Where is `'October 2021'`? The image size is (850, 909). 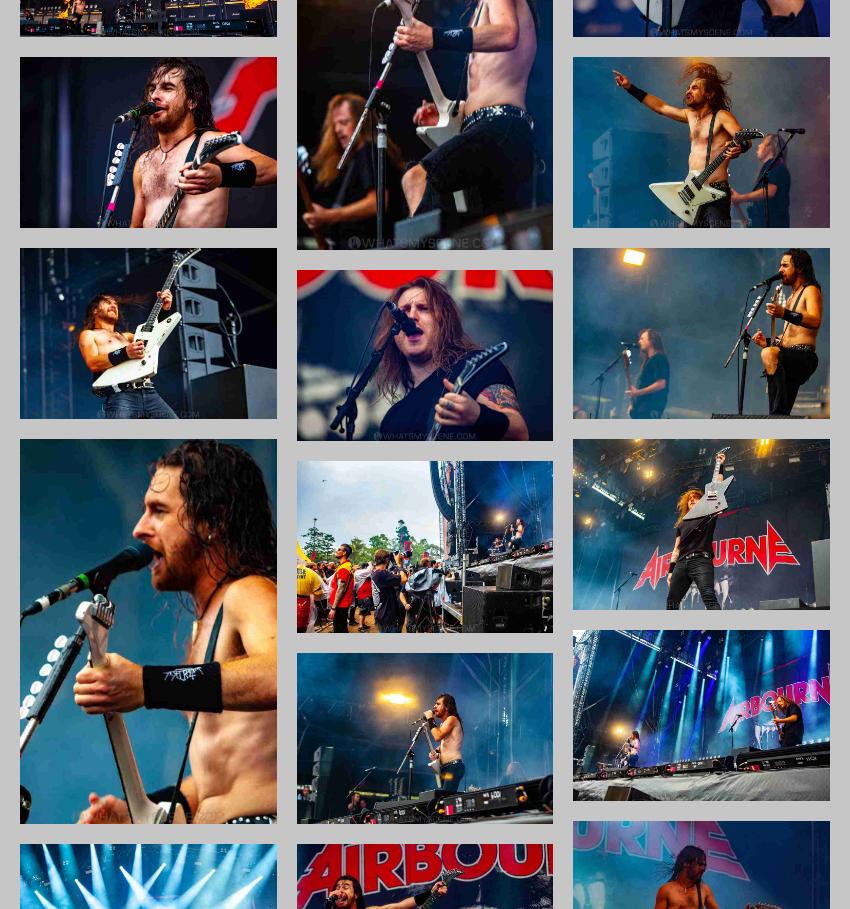 'October 2021' is located at coordinates (674, 390).